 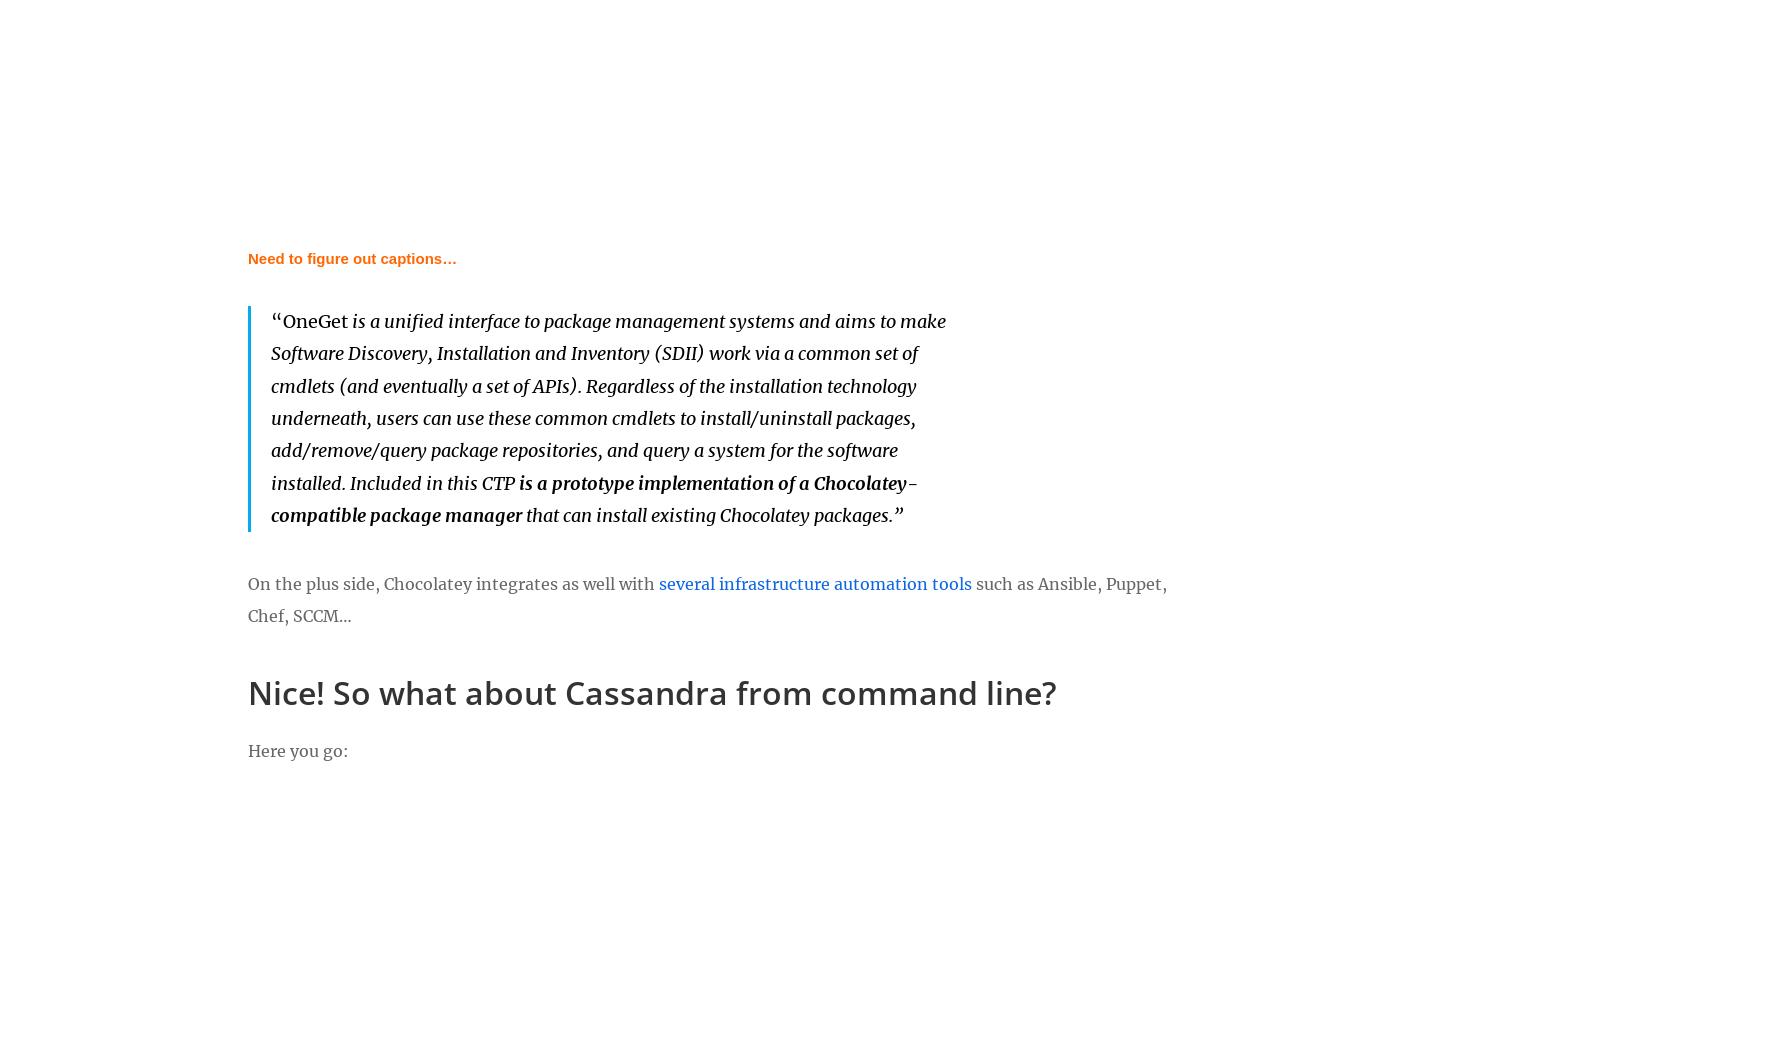 I want to click on 'is a prototype implementation of a Chocolatey-compatible package manager', so click(x=271, y=499).